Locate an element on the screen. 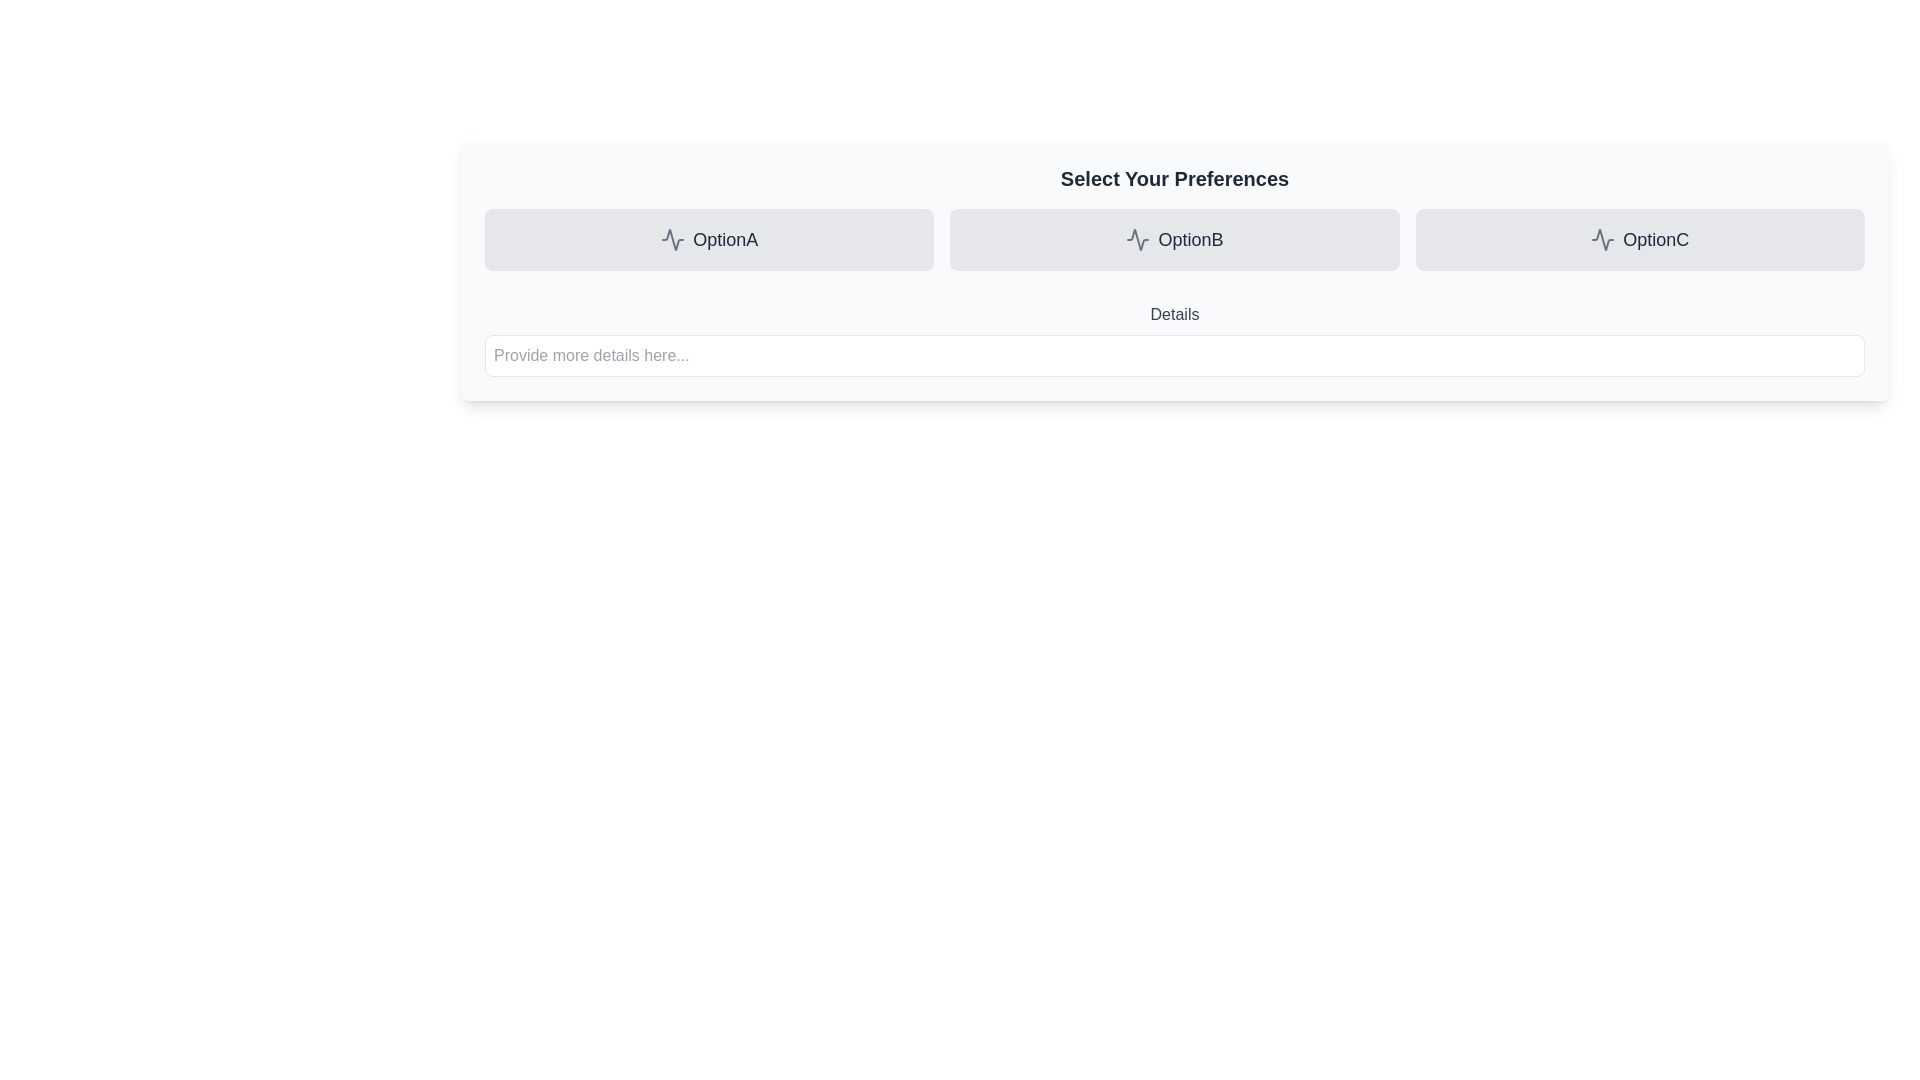  the third button in the preferences section is located at coordinates (1640, 238).